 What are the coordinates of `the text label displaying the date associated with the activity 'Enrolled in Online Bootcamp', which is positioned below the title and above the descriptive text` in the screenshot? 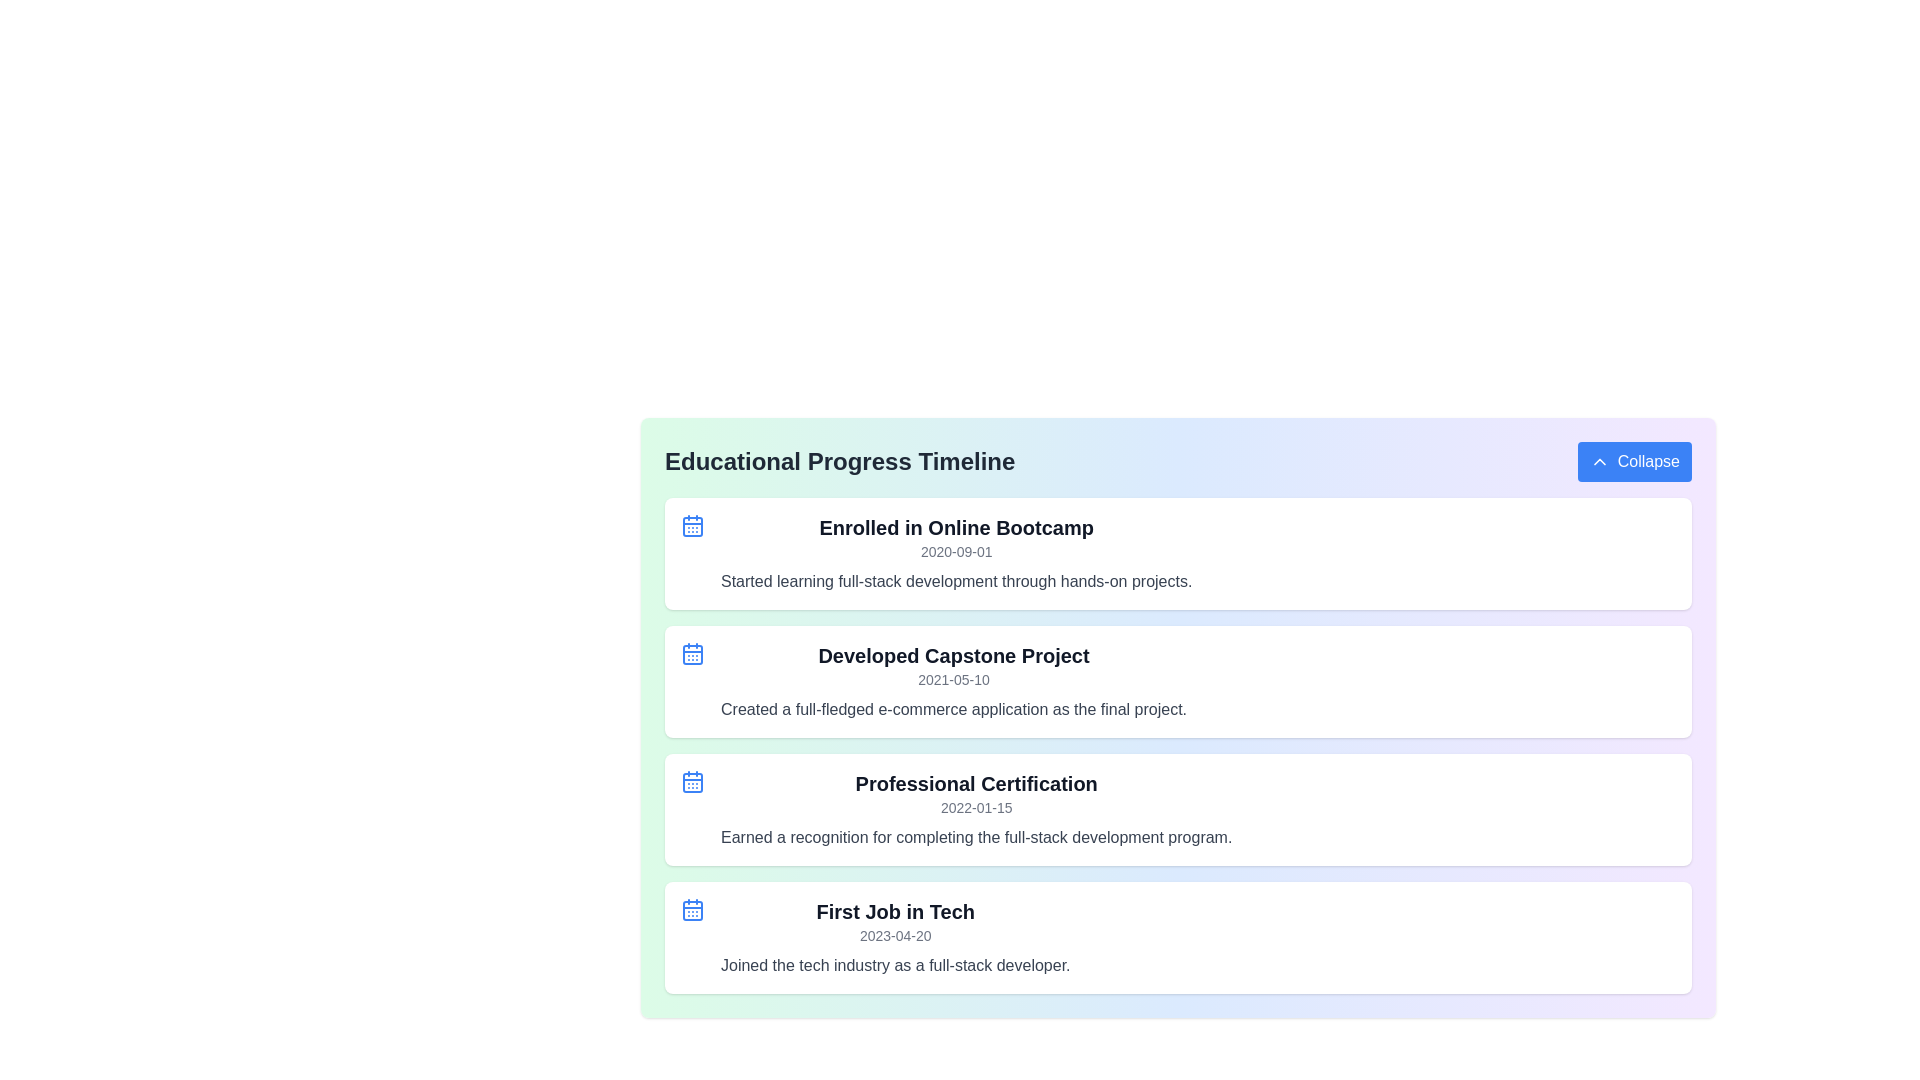 It's located at (955, 551).